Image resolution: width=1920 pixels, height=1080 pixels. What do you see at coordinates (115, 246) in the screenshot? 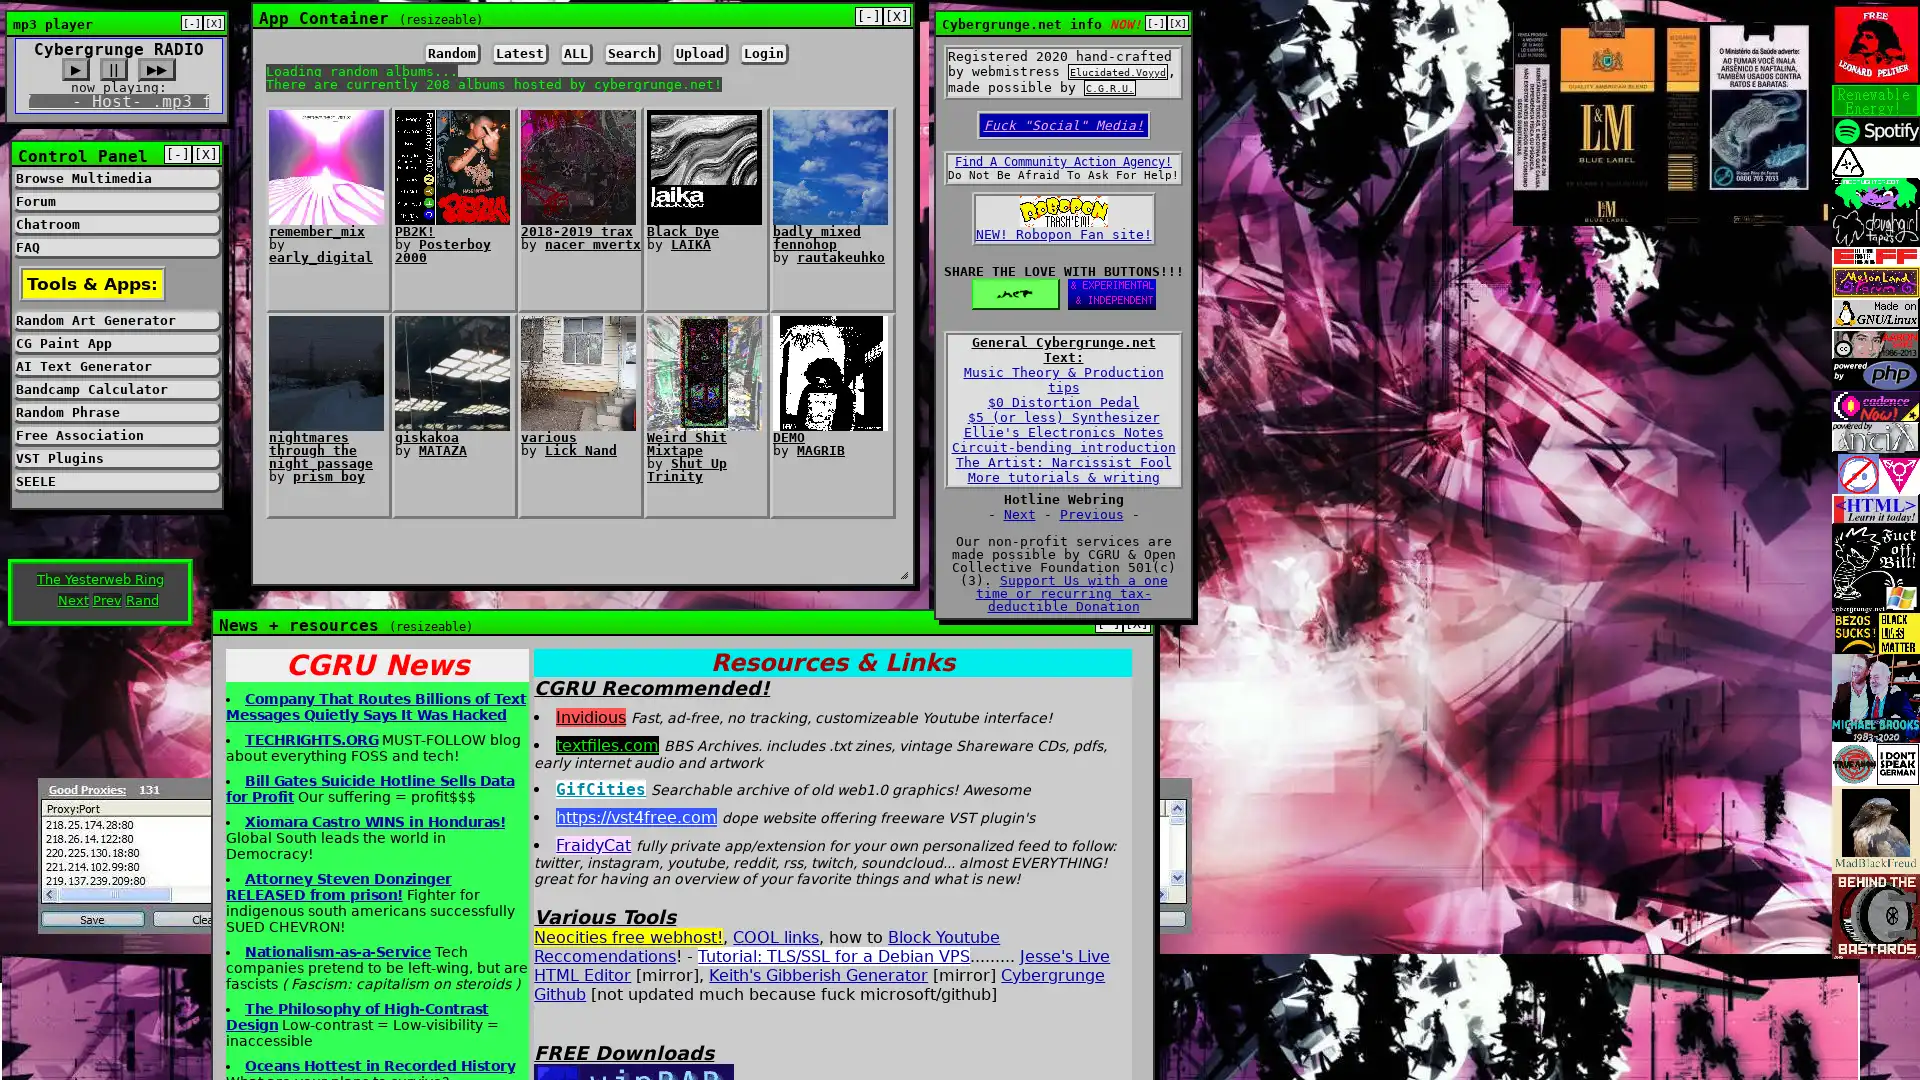
I see `FAQ` at bounding box center [115, 246].